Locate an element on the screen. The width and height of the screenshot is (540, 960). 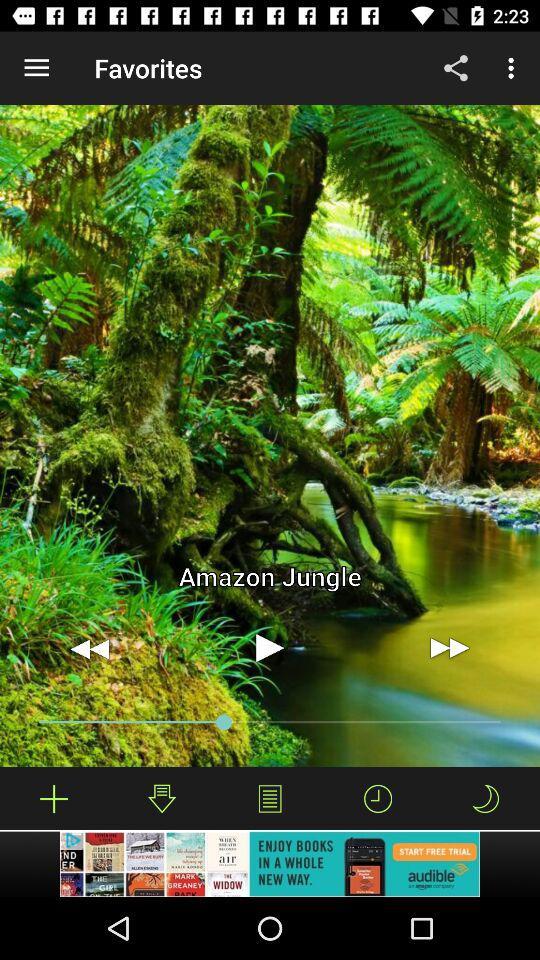
the time icon is located at coordinates (378, 798).